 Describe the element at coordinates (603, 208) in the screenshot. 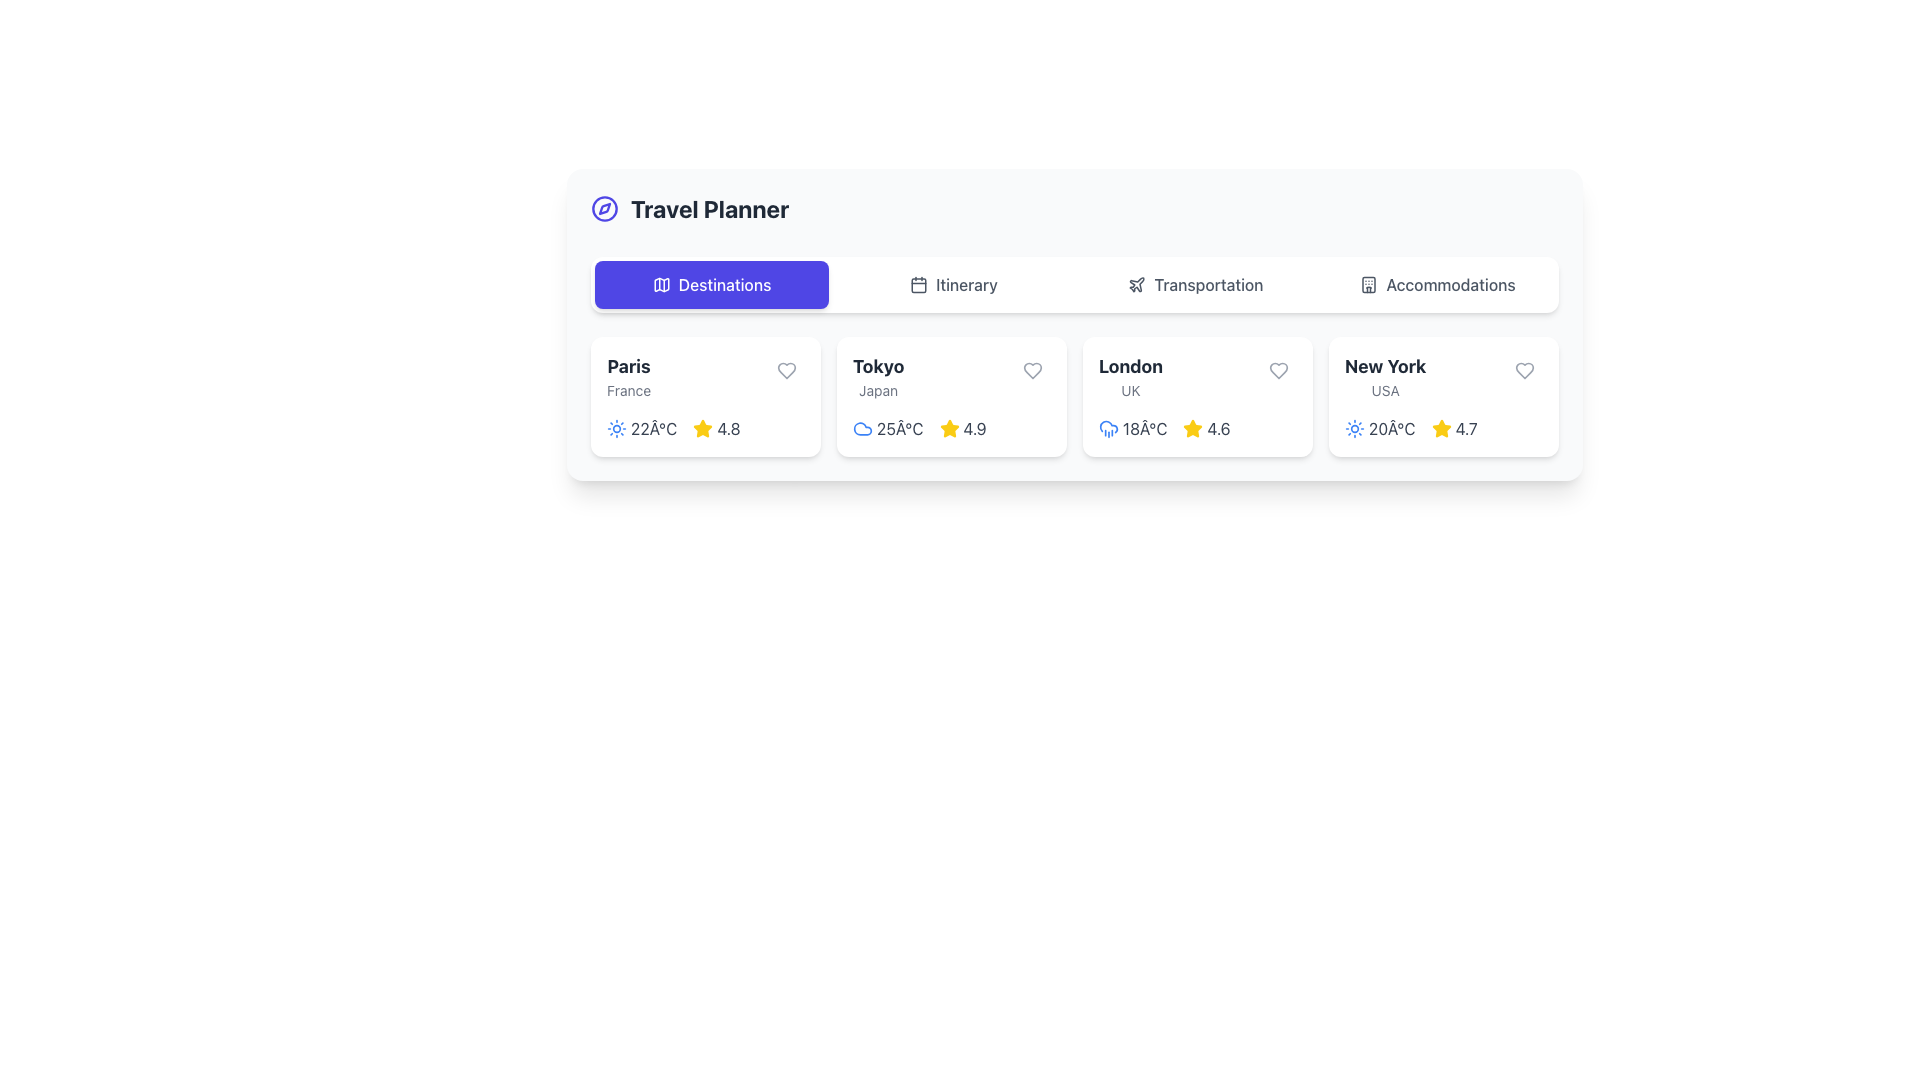

I see `the navigation icon that represents the 'Travel Planner' heading, located to the left of the text` at that location.